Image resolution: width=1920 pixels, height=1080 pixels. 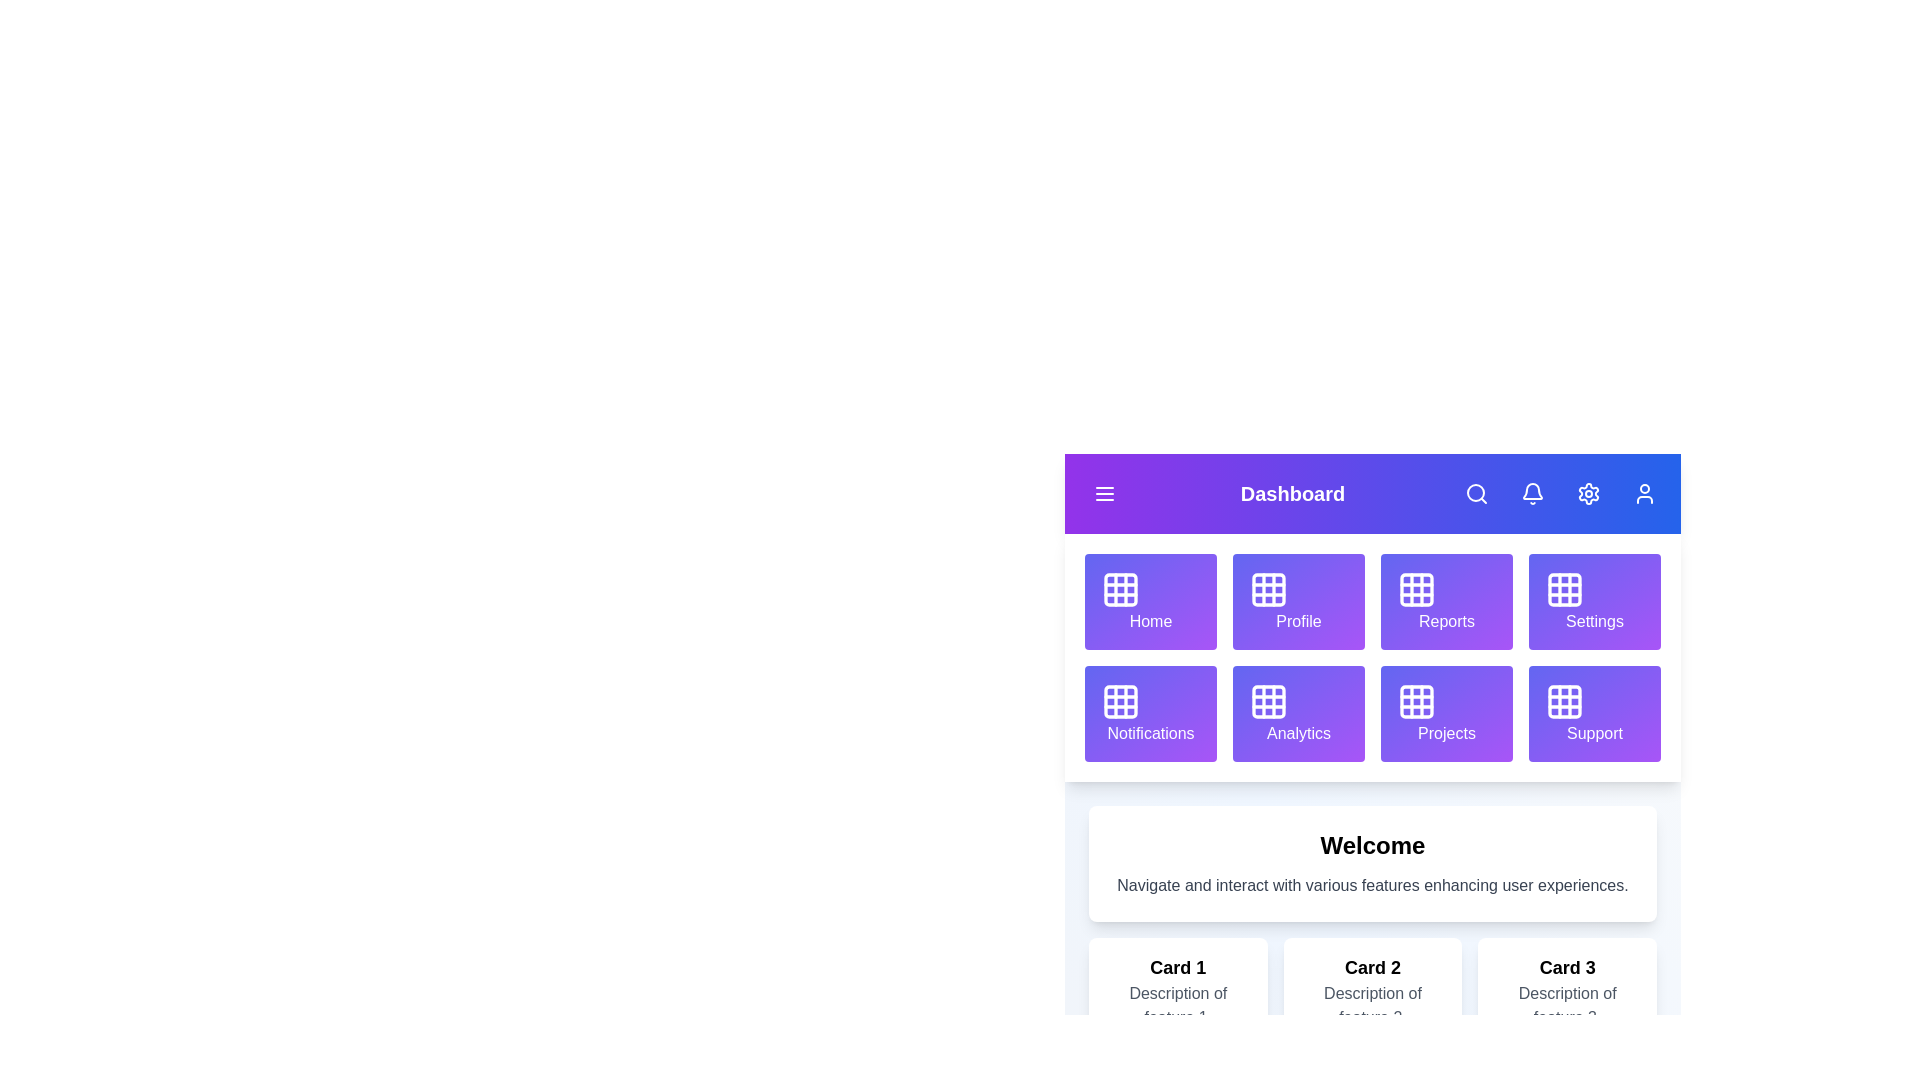 What do you see at coordinates (1645, 493) in the screenshot?
I see `the user icon to access profile settings` at bounding box center [1645, 493].